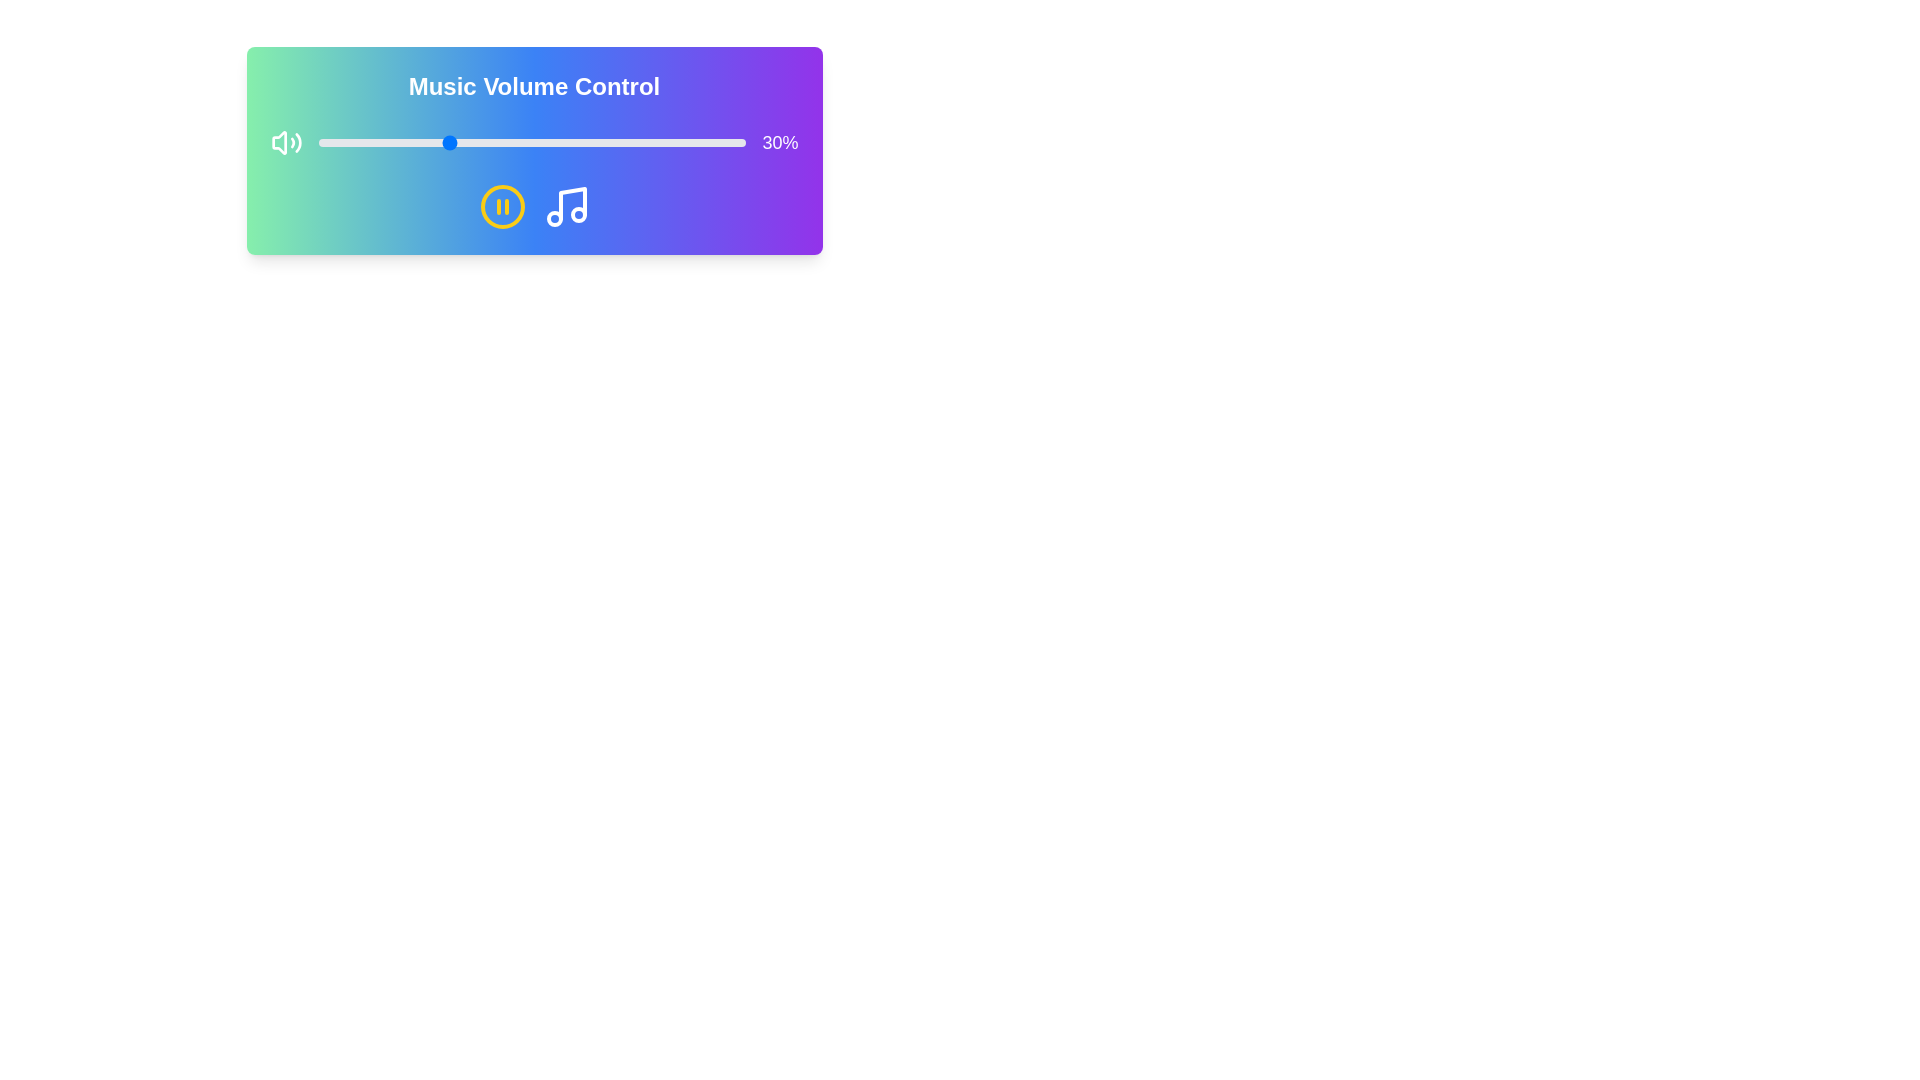 This screenshot has height=1080, width=1920. Describe the element at coordinates (502, 207) in the screenshot. I see `the interactive pause button located to the left of the musical note symbol` at that location.